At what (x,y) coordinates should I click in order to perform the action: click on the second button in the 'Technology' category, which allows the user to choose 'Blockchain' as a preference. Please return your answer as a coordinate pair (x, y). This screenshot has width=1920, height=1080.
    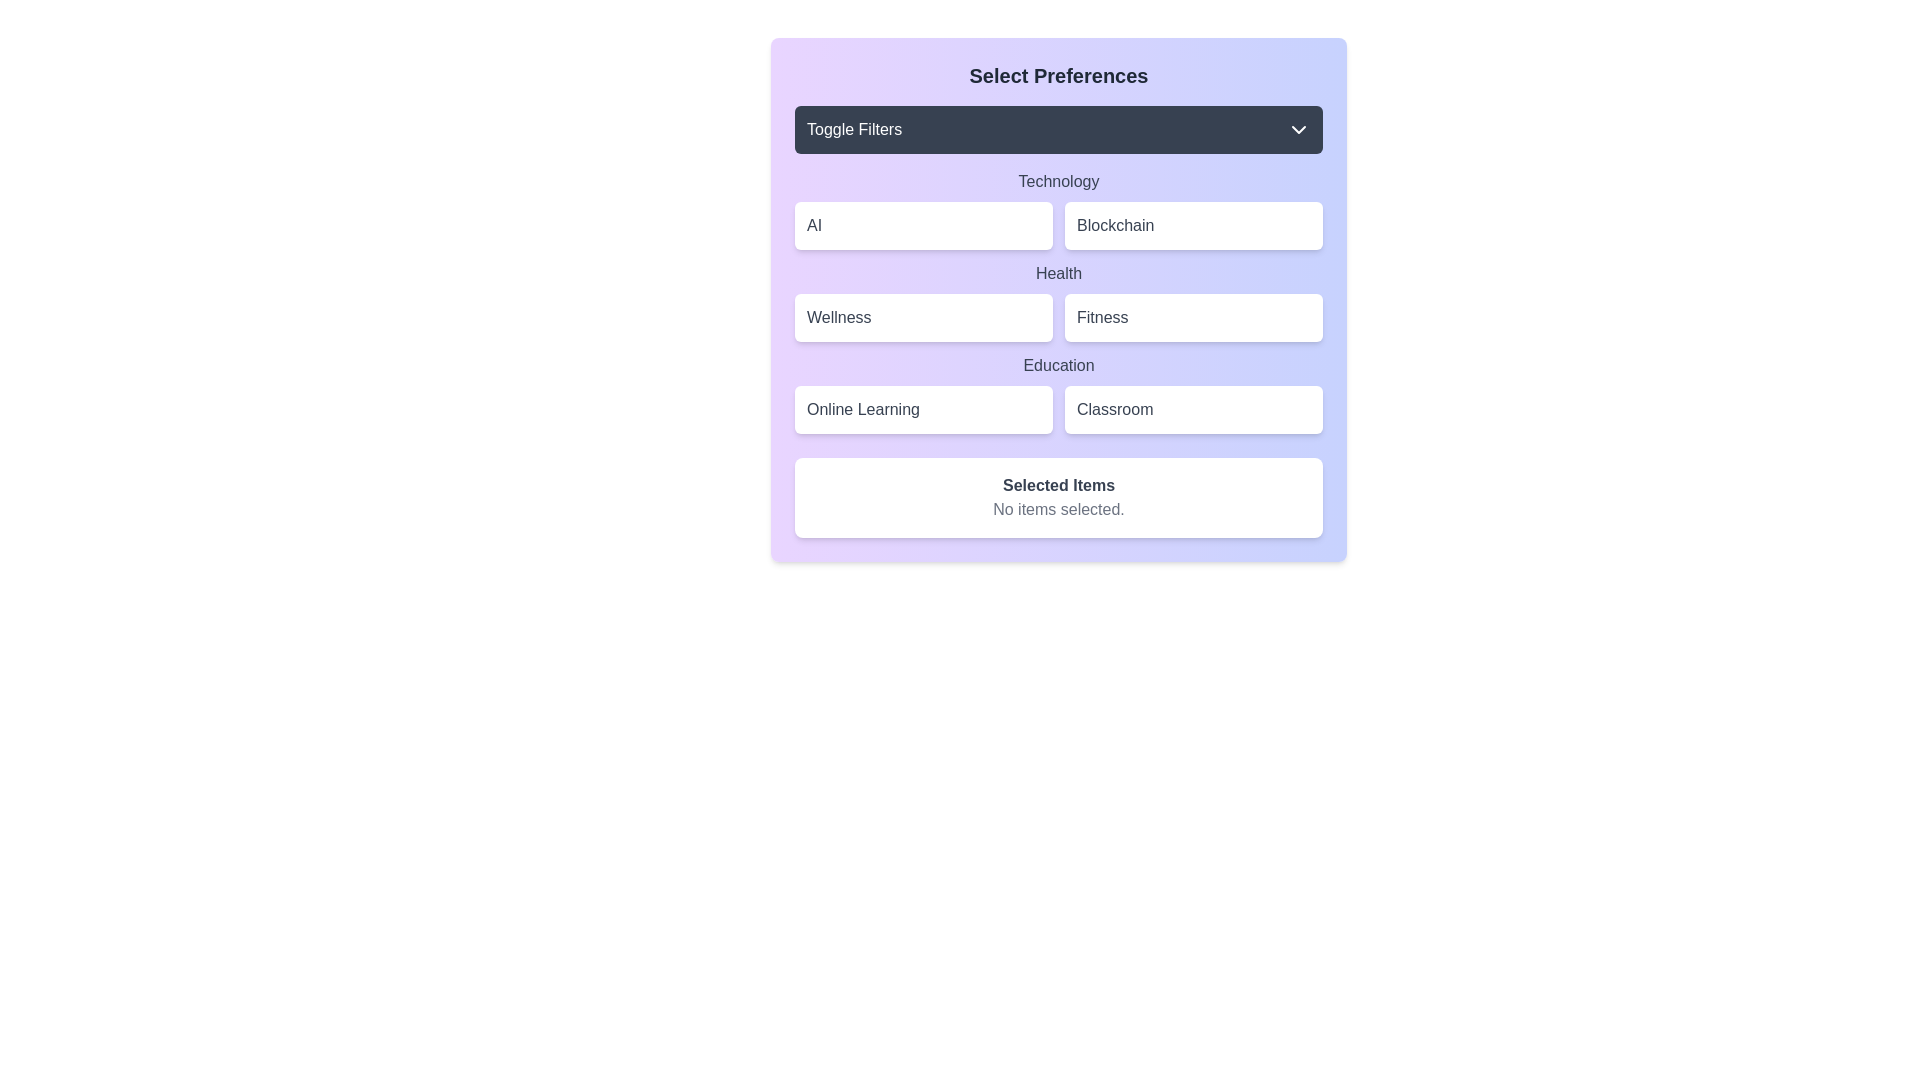
    Looking at the image, I should click on (1194, 225).